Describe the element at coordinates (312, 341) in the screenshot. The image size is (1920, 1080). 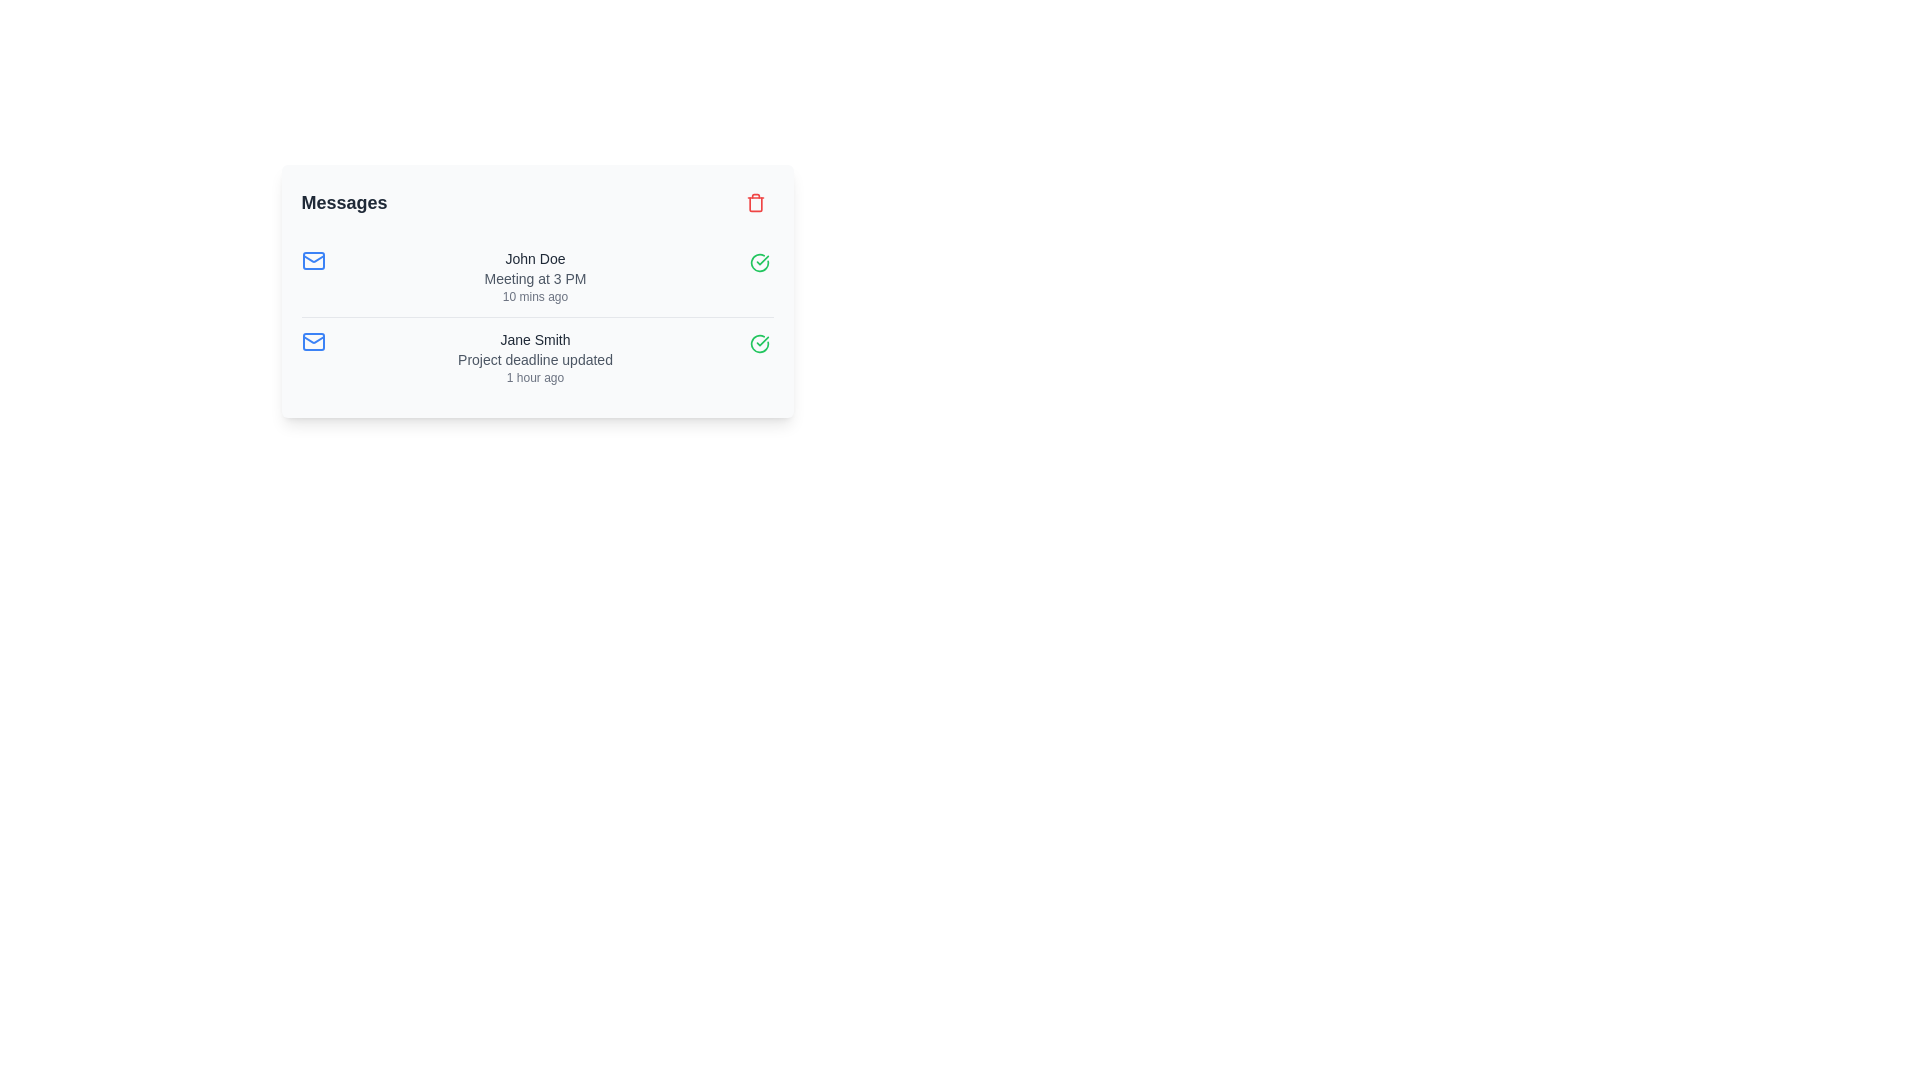
I see `the SvgIcon that visually signifies an email or message related to 'Jane Smith' and 'Project deadline updated'` at that location.